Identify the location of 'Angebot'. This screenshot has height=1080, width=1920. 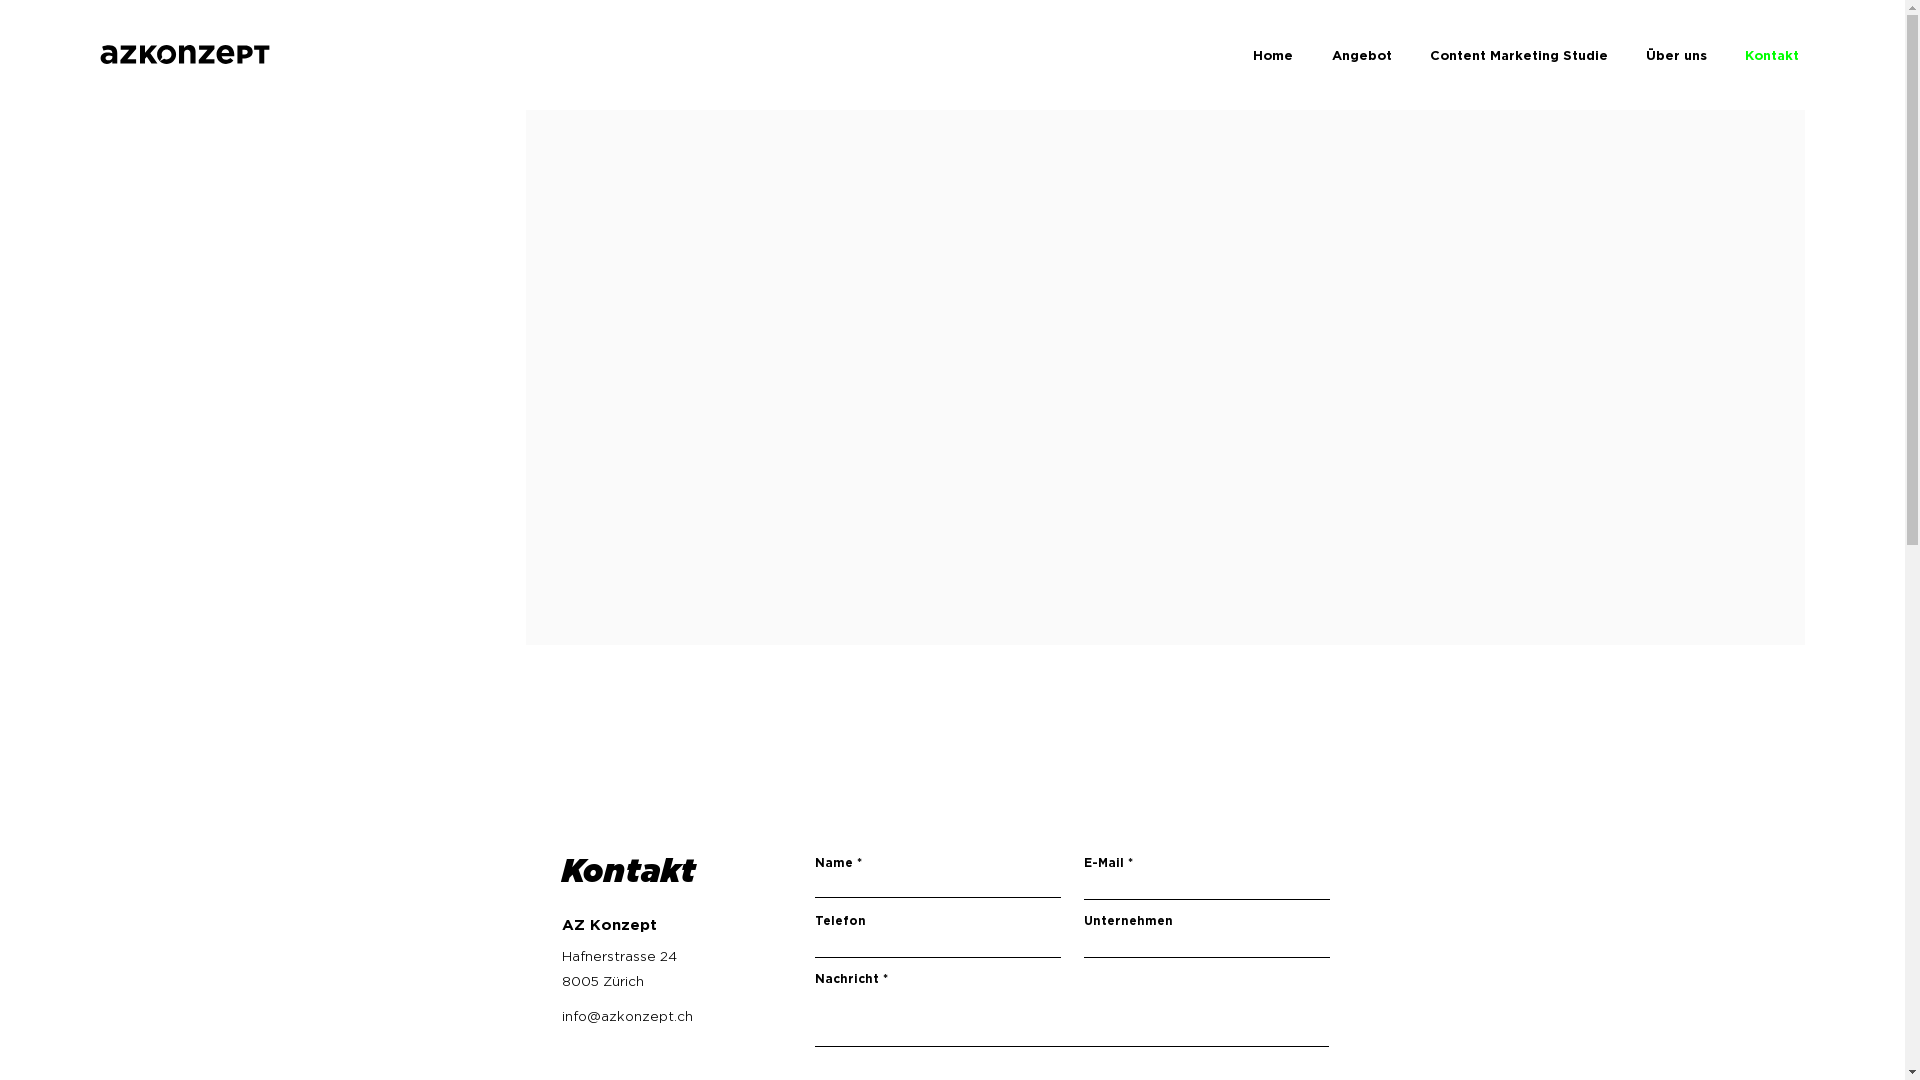
(1360, 53).